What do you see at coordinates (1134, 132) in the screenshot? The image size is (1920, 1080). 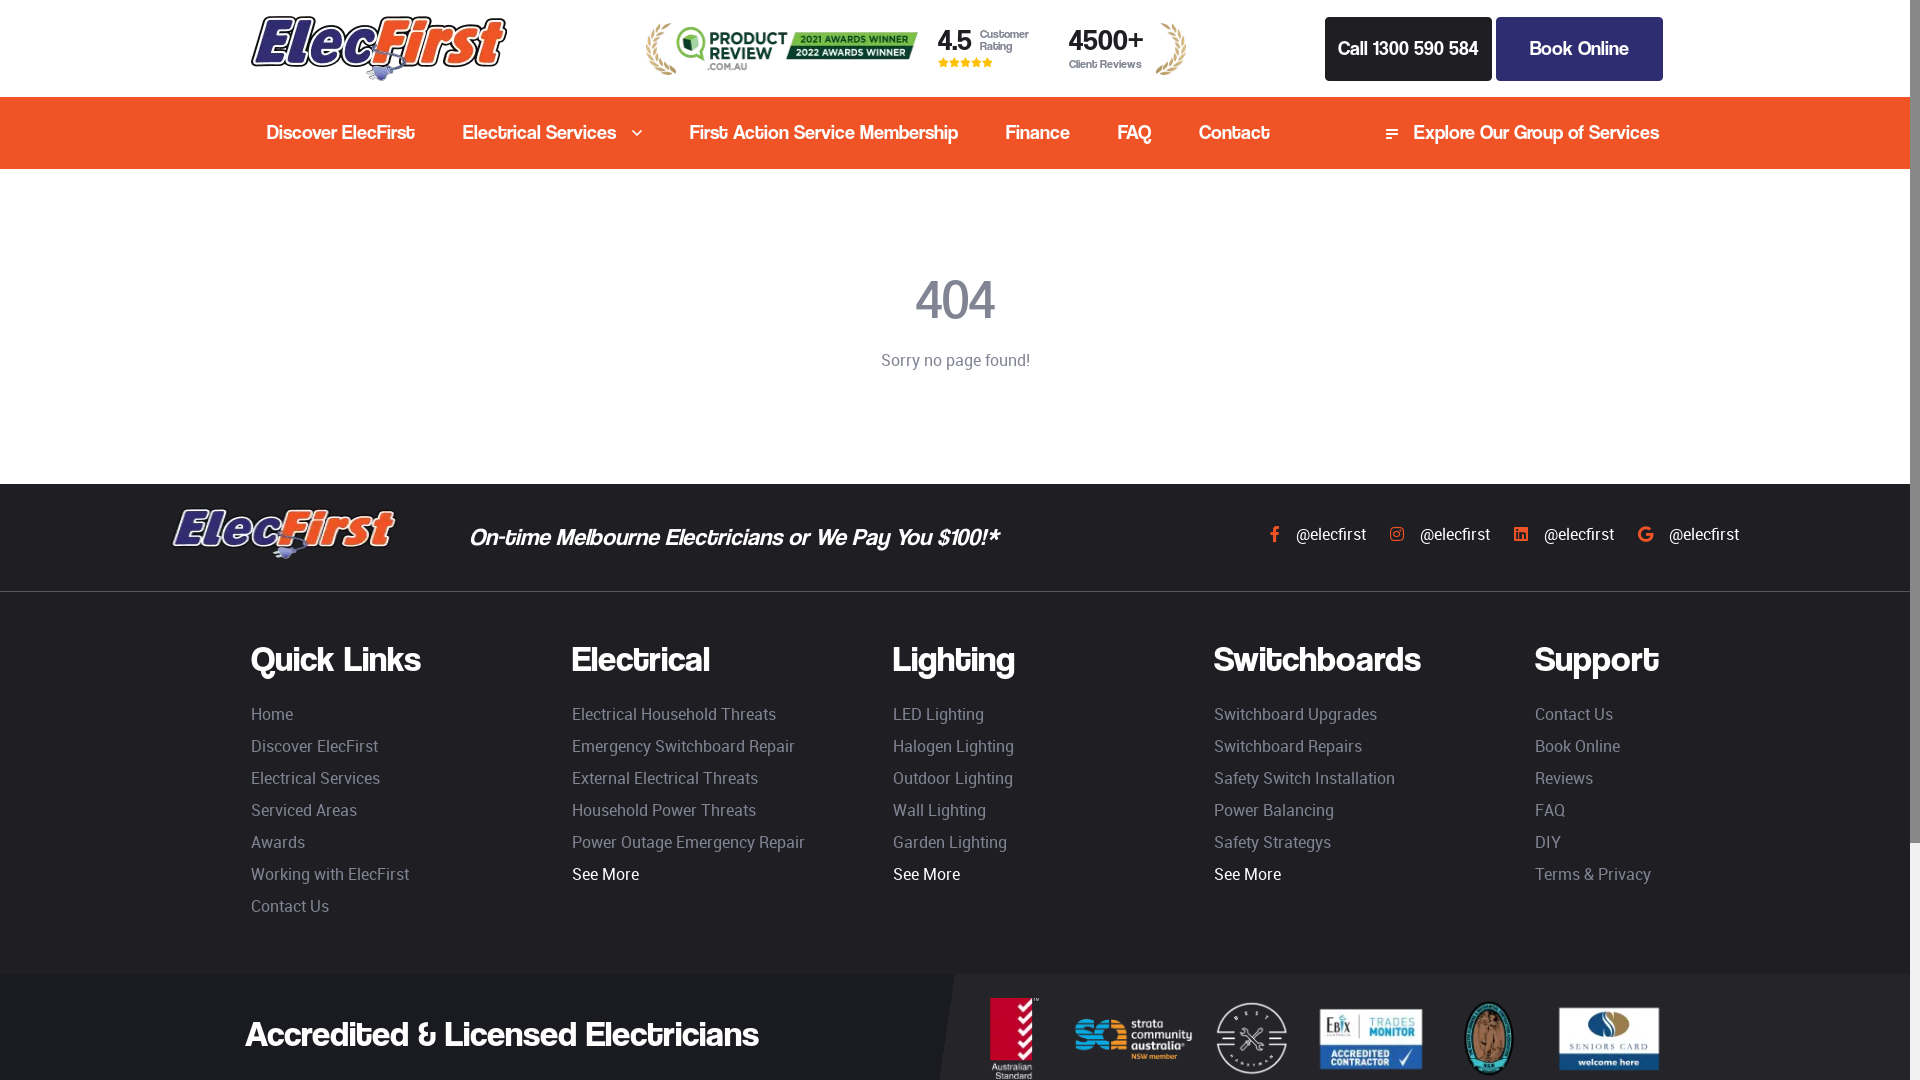 I see `'FAQ'` at bounding box center [1134, 132].